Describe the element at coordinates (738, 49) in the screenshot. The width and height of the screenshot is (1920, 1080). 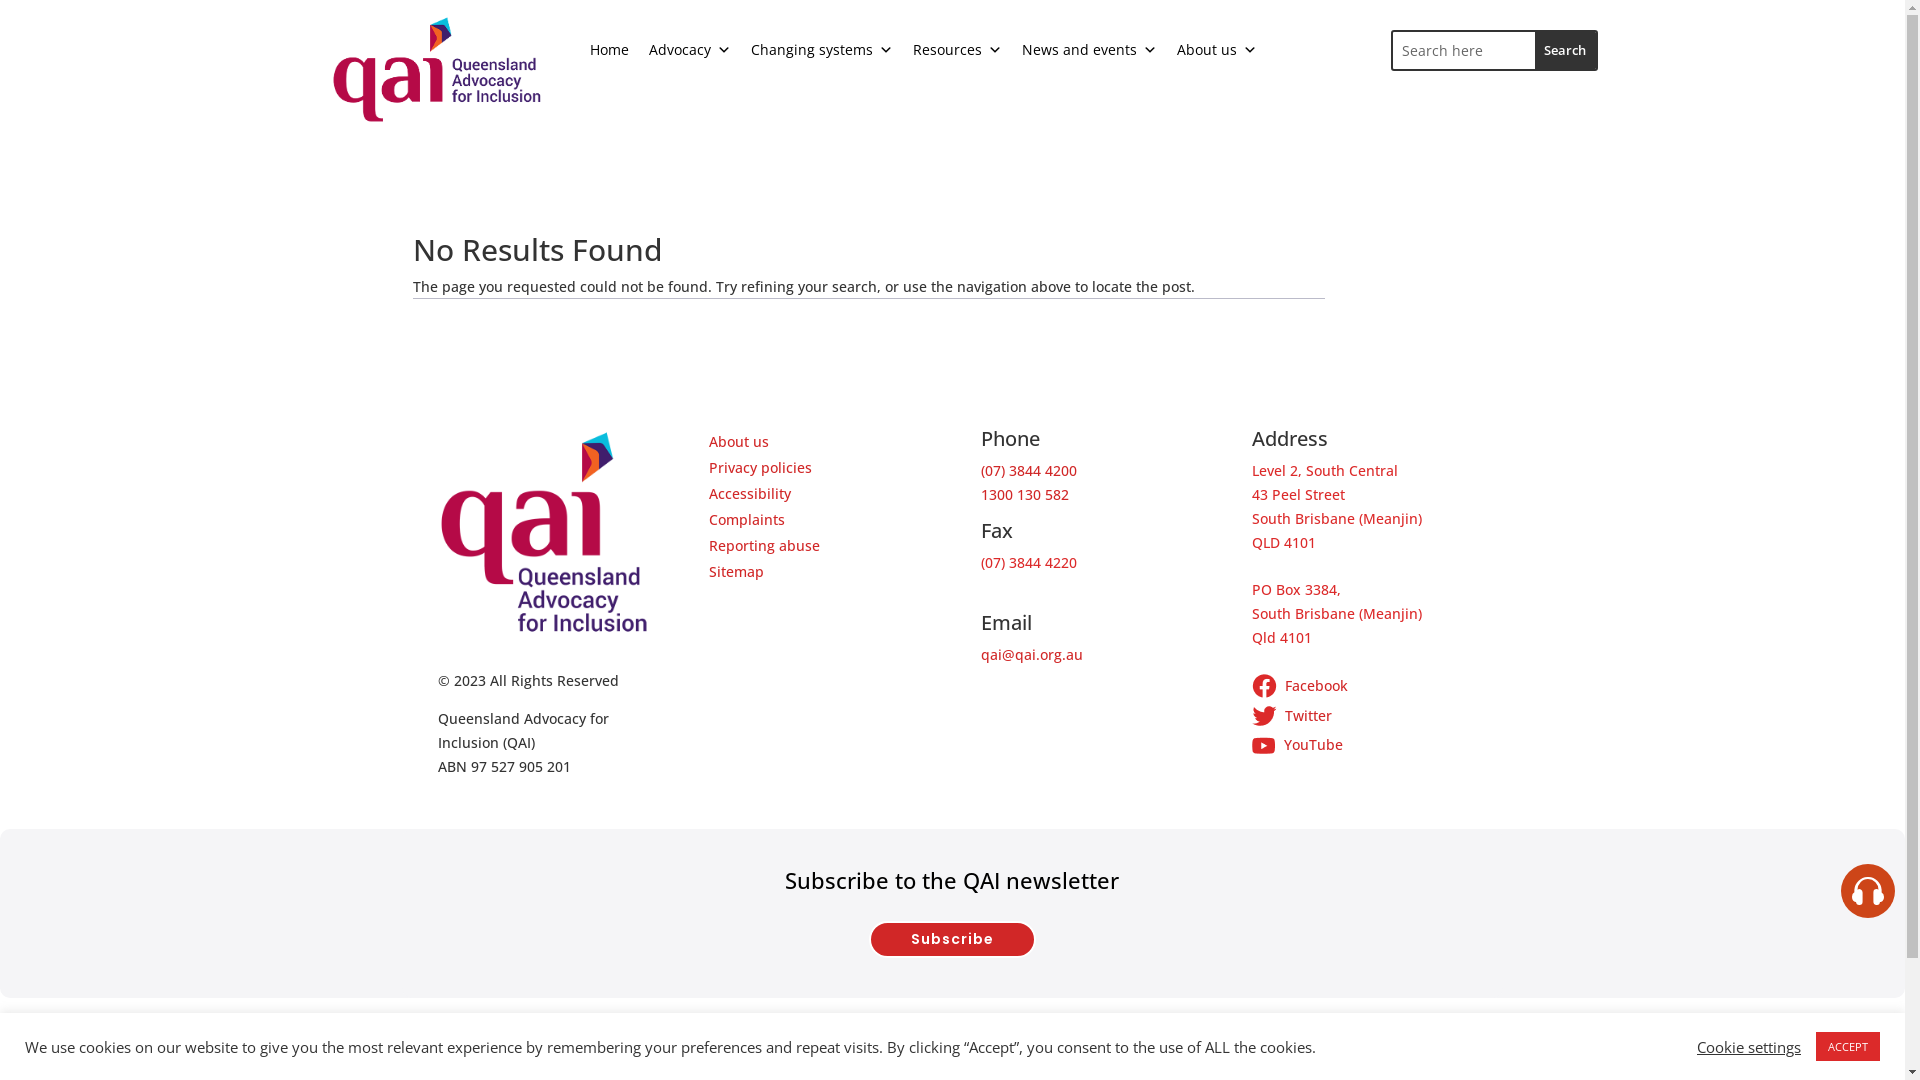
I see `'Changing systems'` at that location.